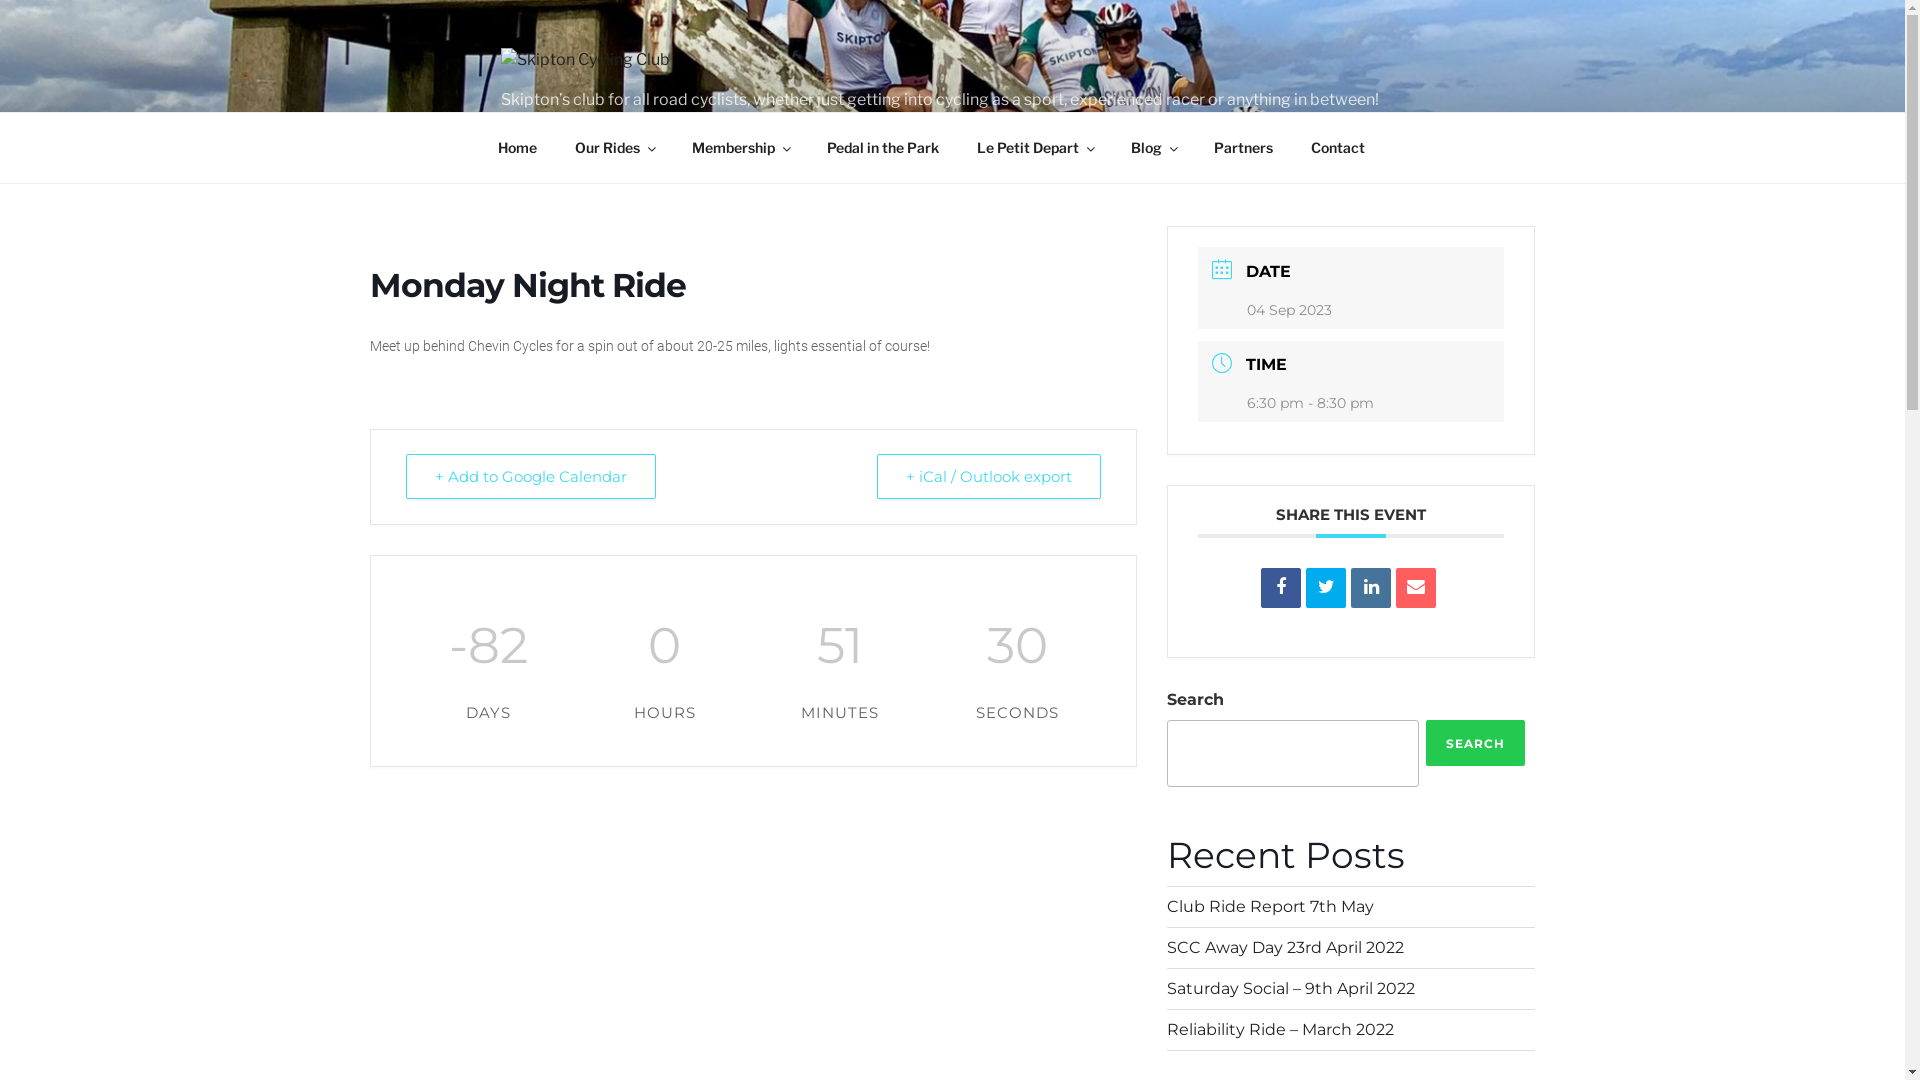  I want to click on 'Tweet', so click(1325, 586).